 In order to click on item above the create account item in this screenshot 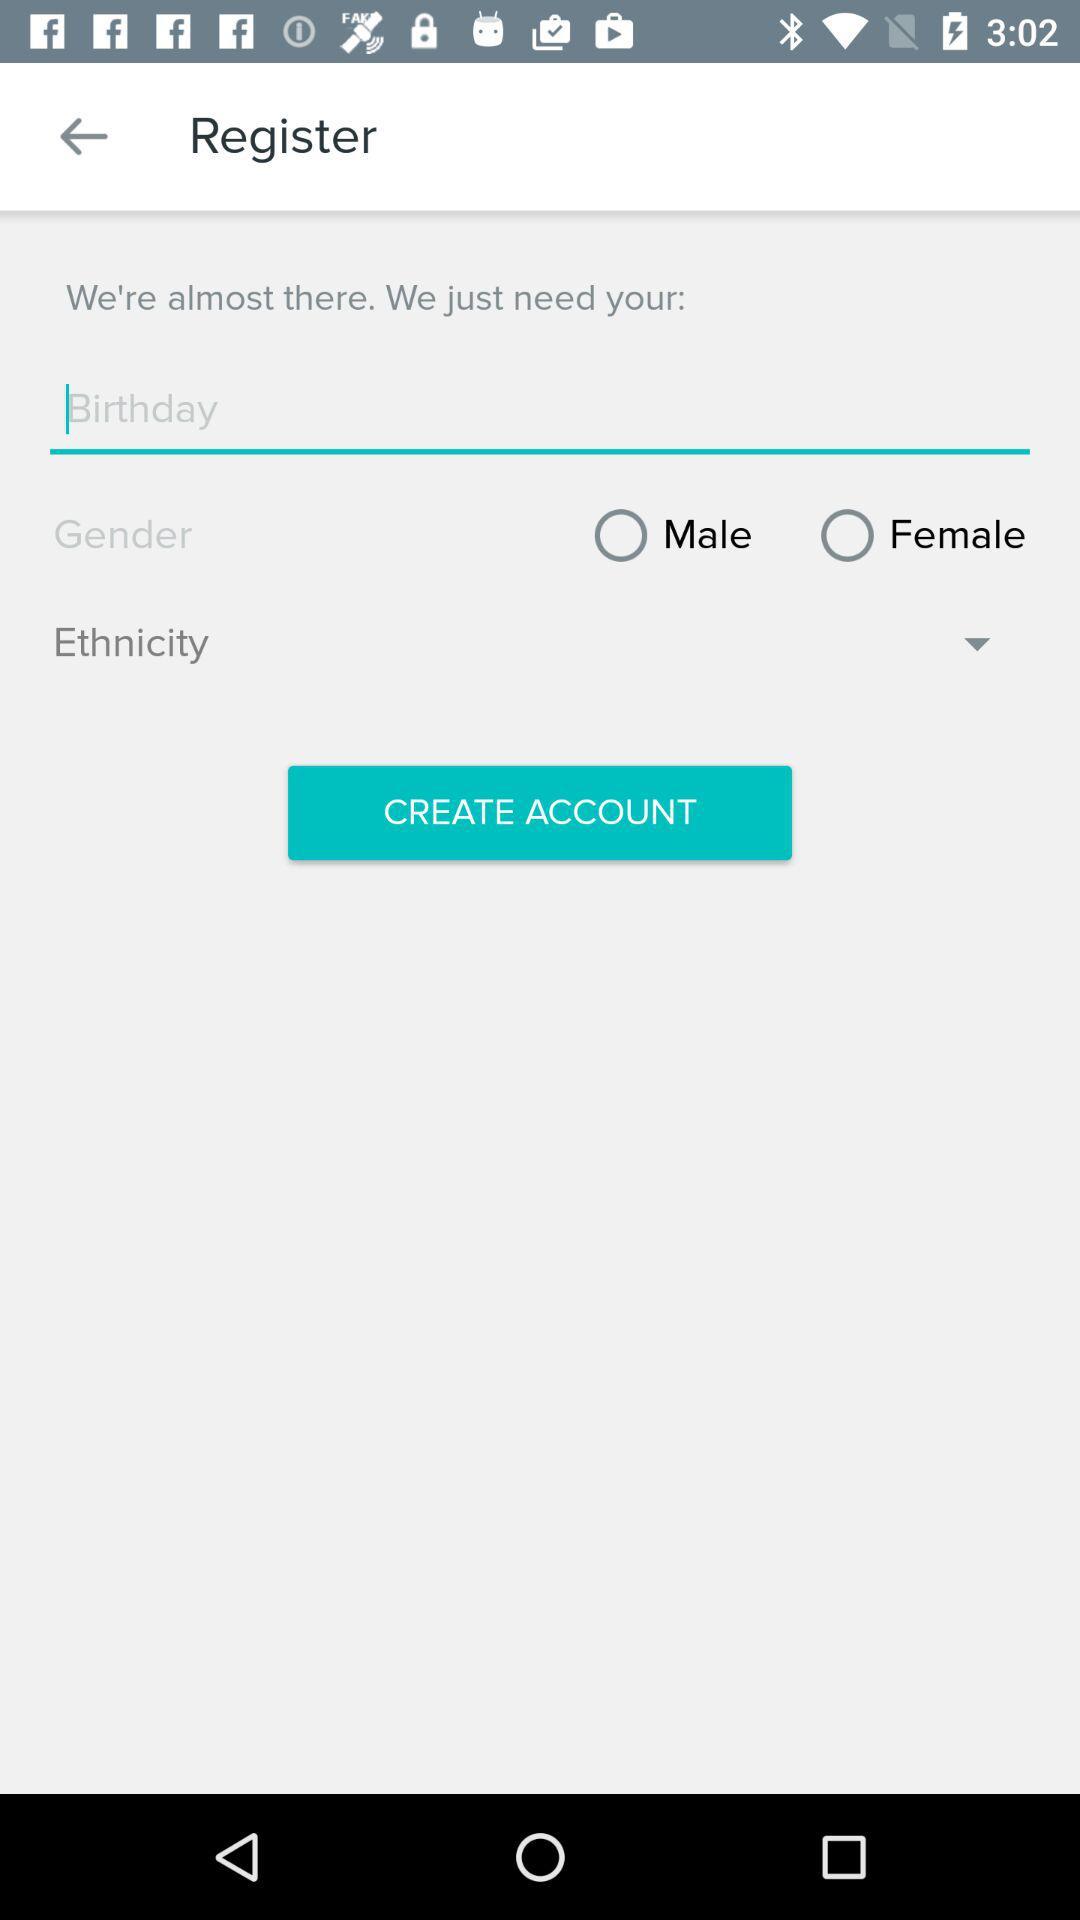, I will do `click(525, 653)`.